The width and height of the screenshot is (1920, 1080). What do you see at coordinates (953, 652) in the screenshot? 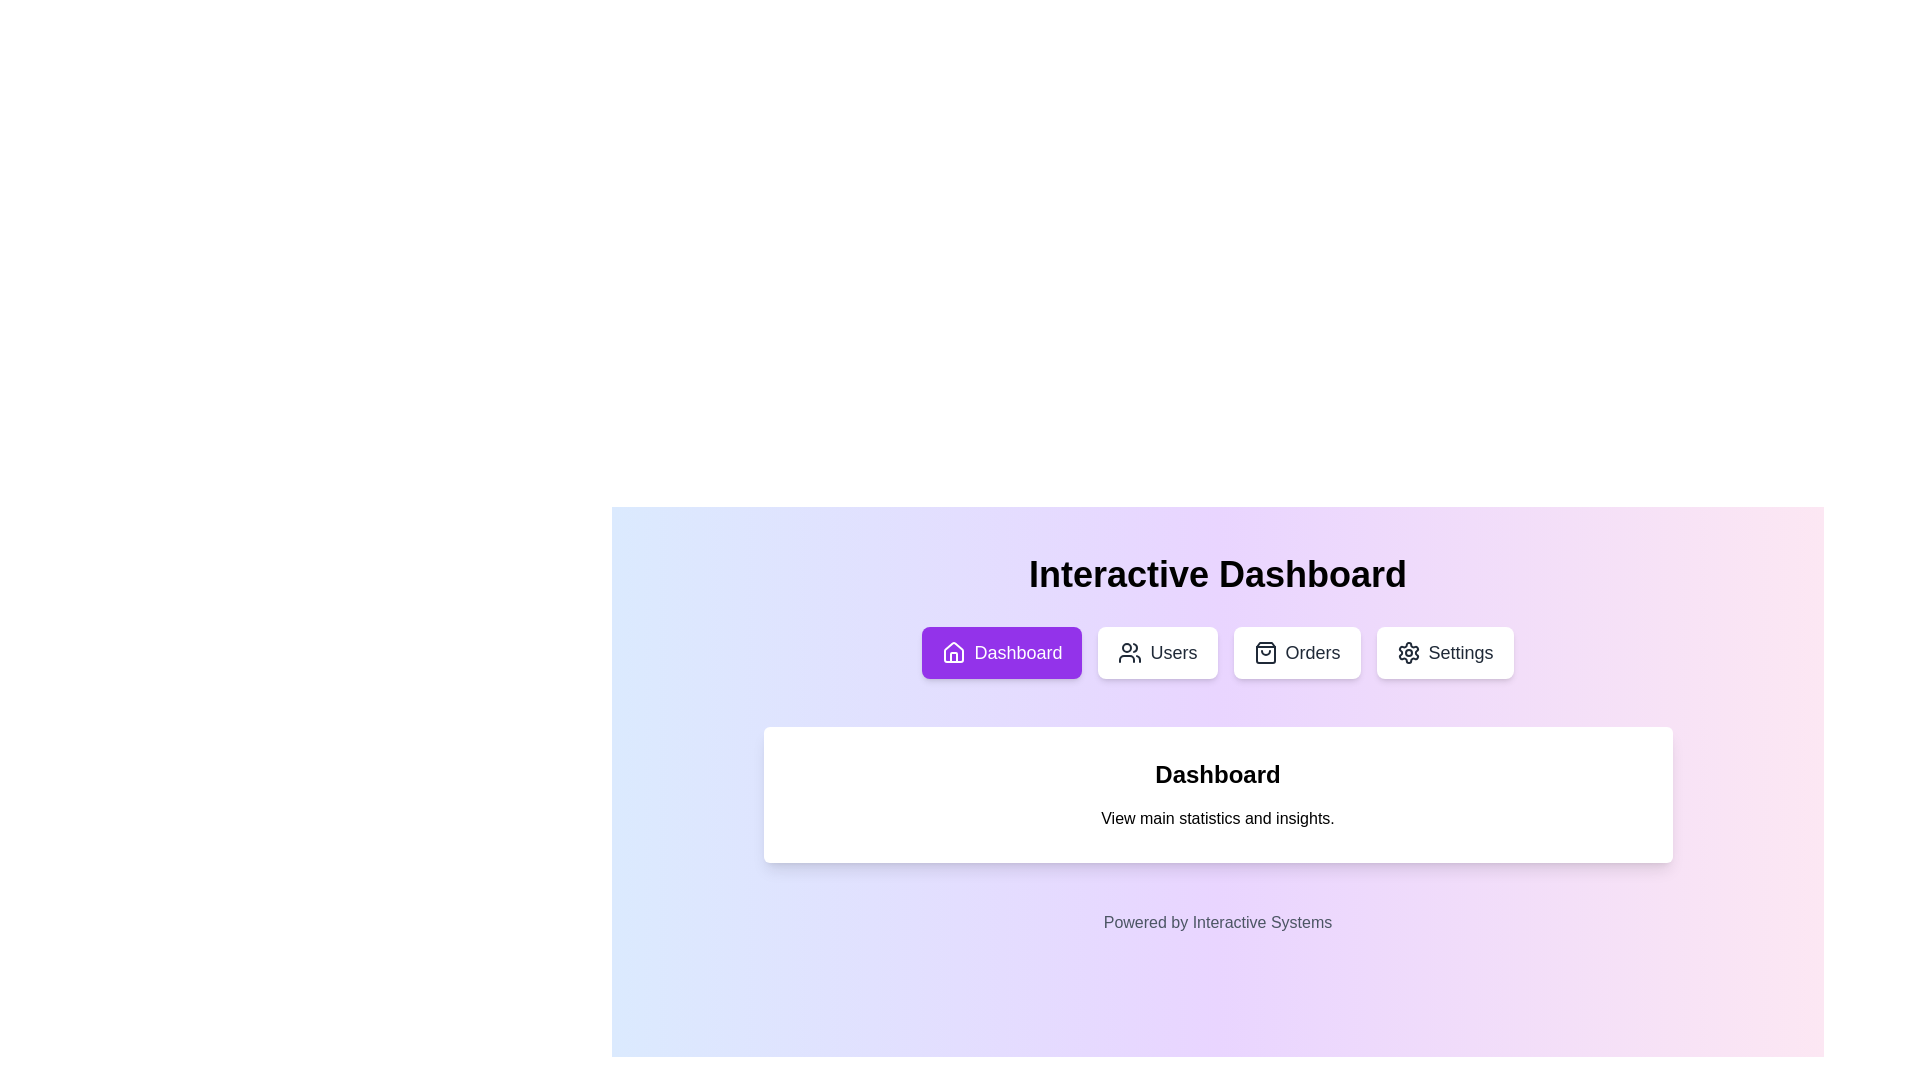
I see `the house icon located at the top-left corner of the 'Dashboard' button, which has a purple and white color scheme` at bounding box center [953, 652].